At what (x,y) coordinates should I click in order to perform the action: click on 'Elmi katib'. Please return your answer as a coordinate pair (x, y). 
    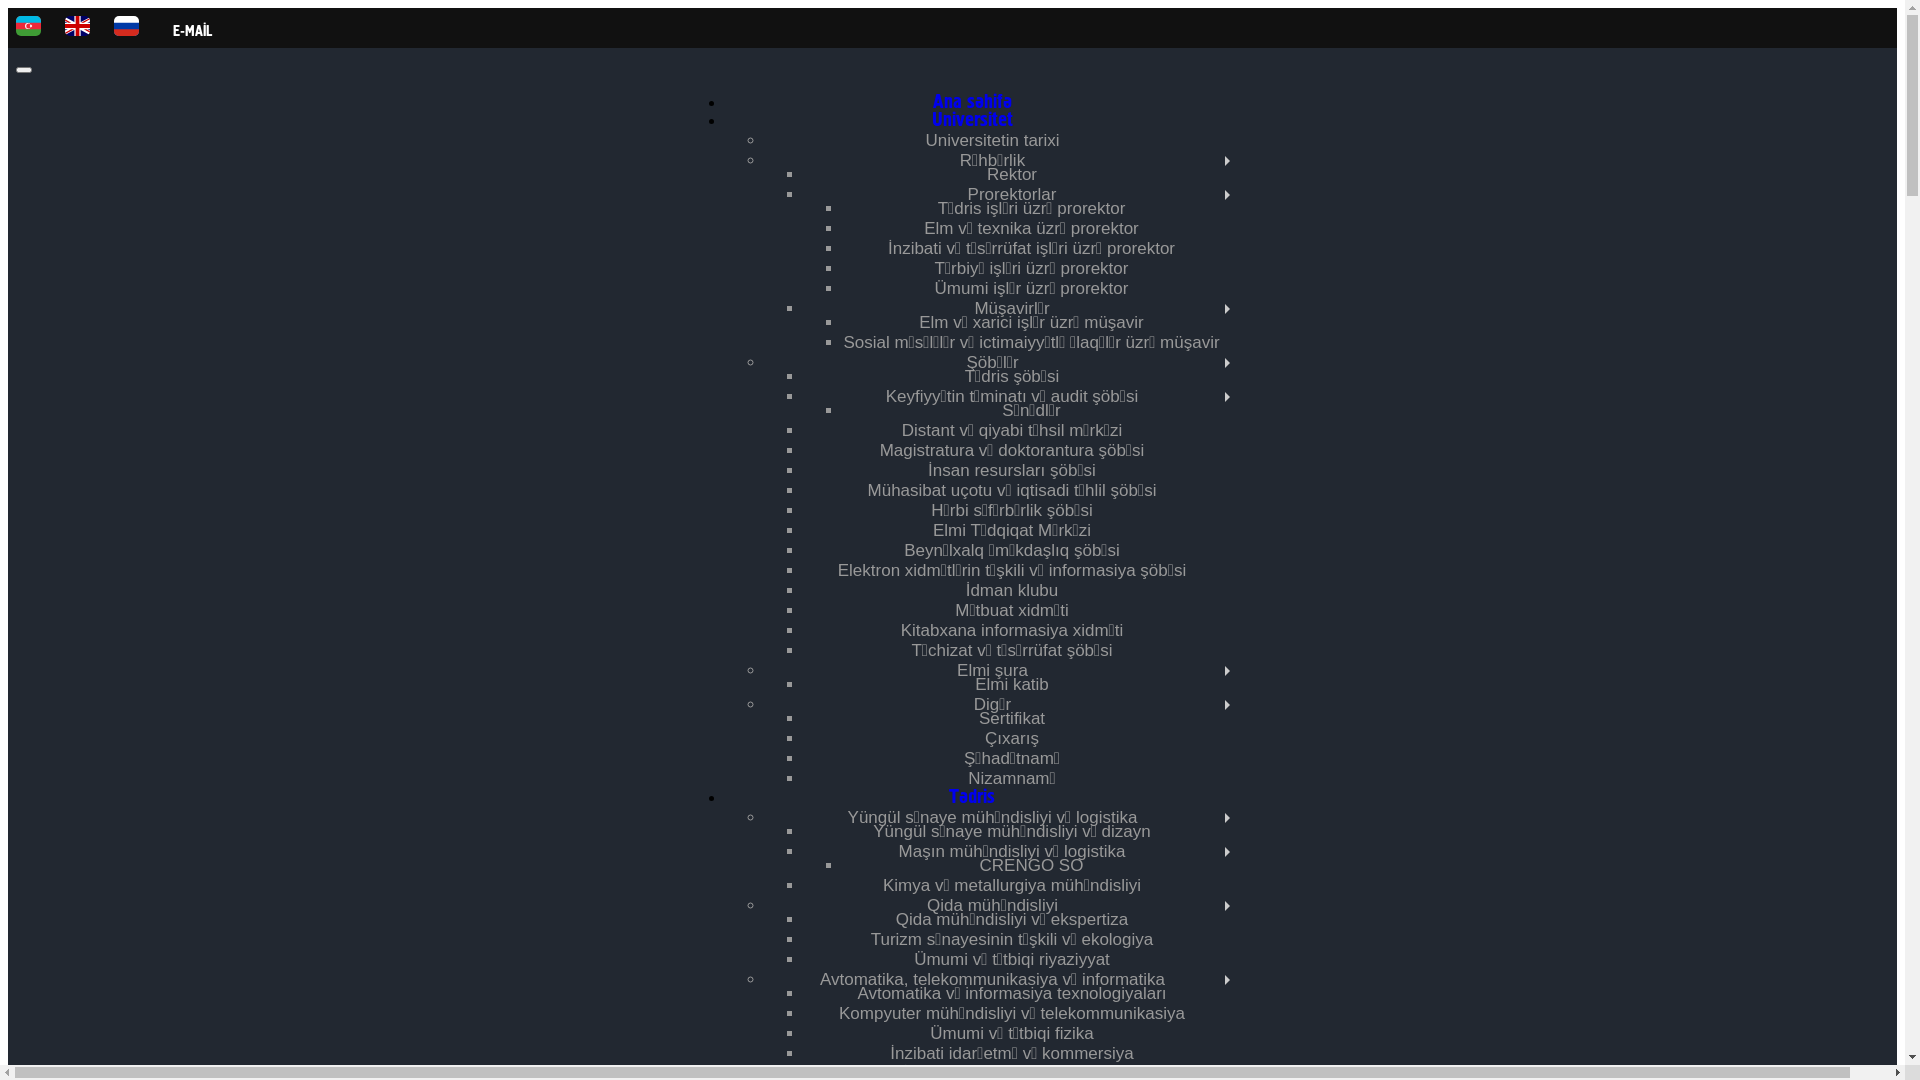
    Looking at the image, I should click on (974, 683).